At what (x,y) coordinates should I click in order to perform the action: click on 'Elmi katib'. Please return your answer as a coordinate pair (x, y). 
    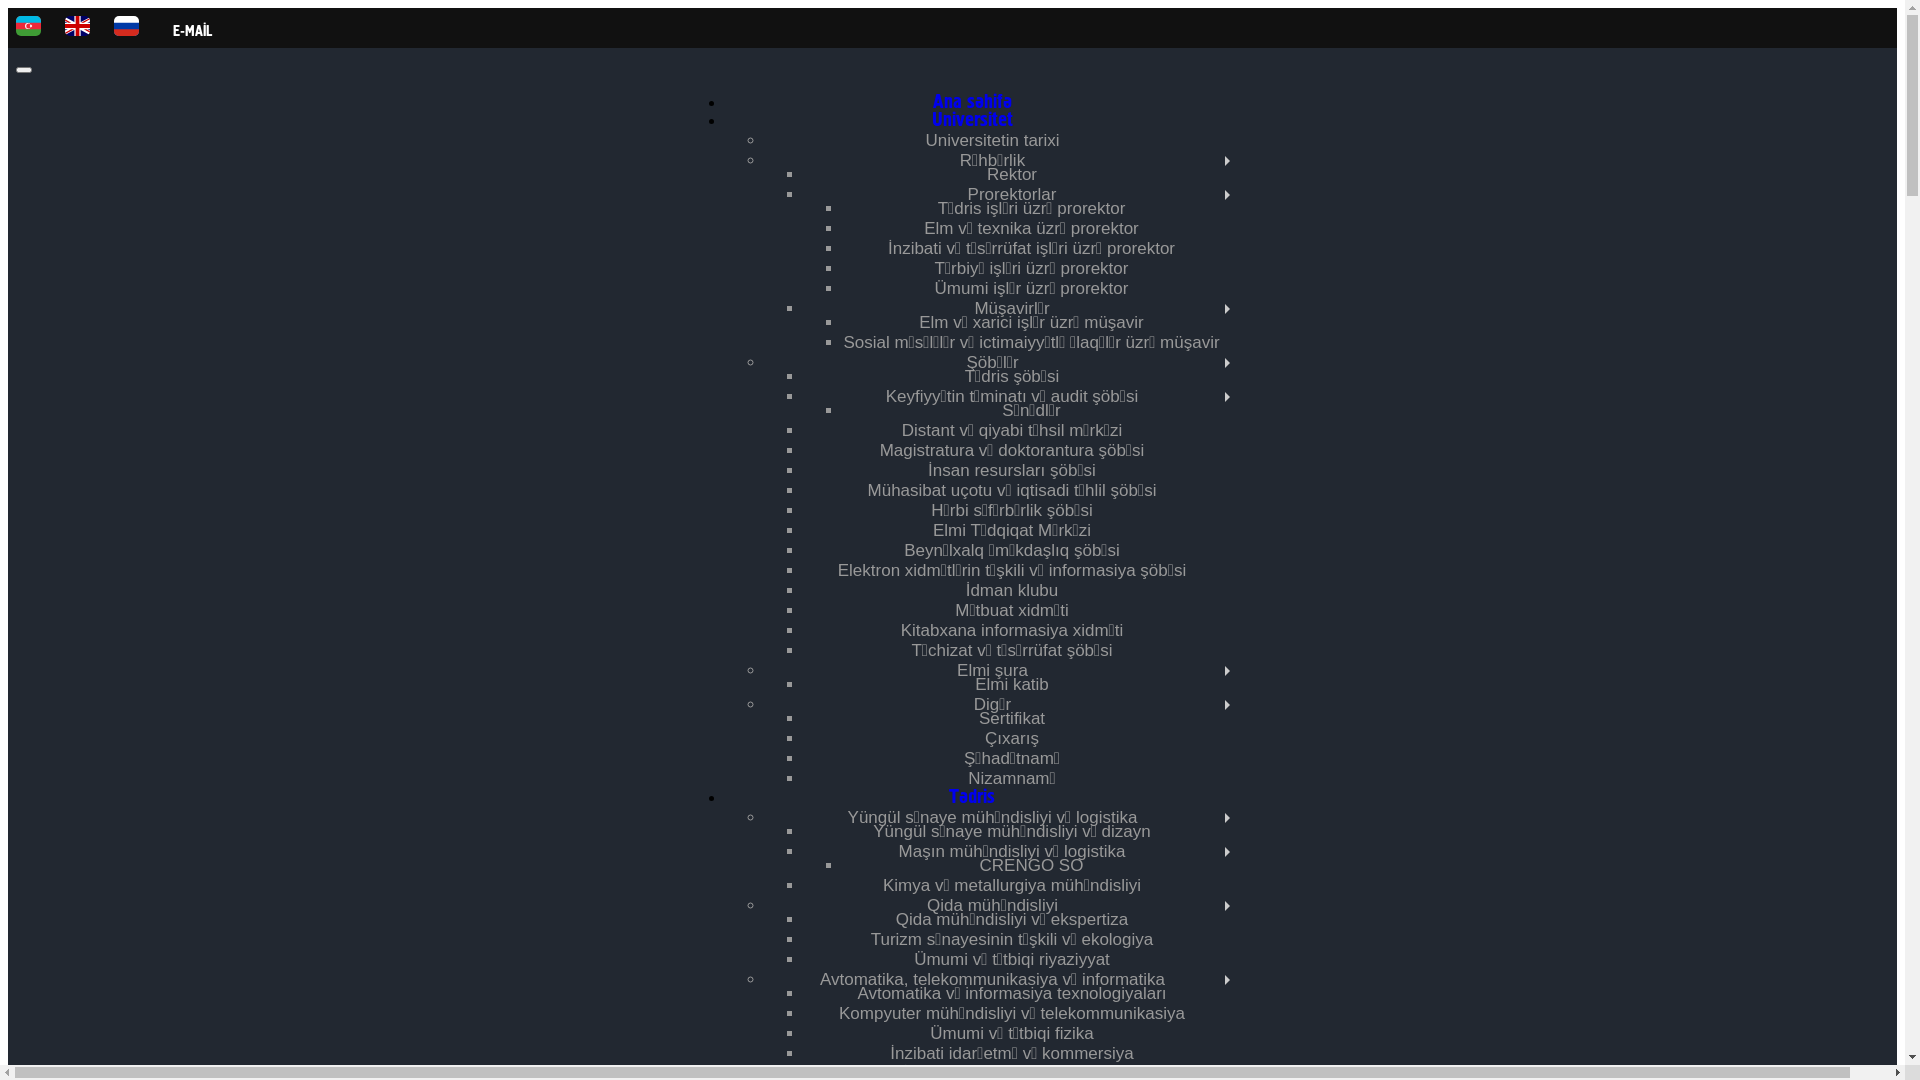
    Looking at the image, I should click on (974, 683).